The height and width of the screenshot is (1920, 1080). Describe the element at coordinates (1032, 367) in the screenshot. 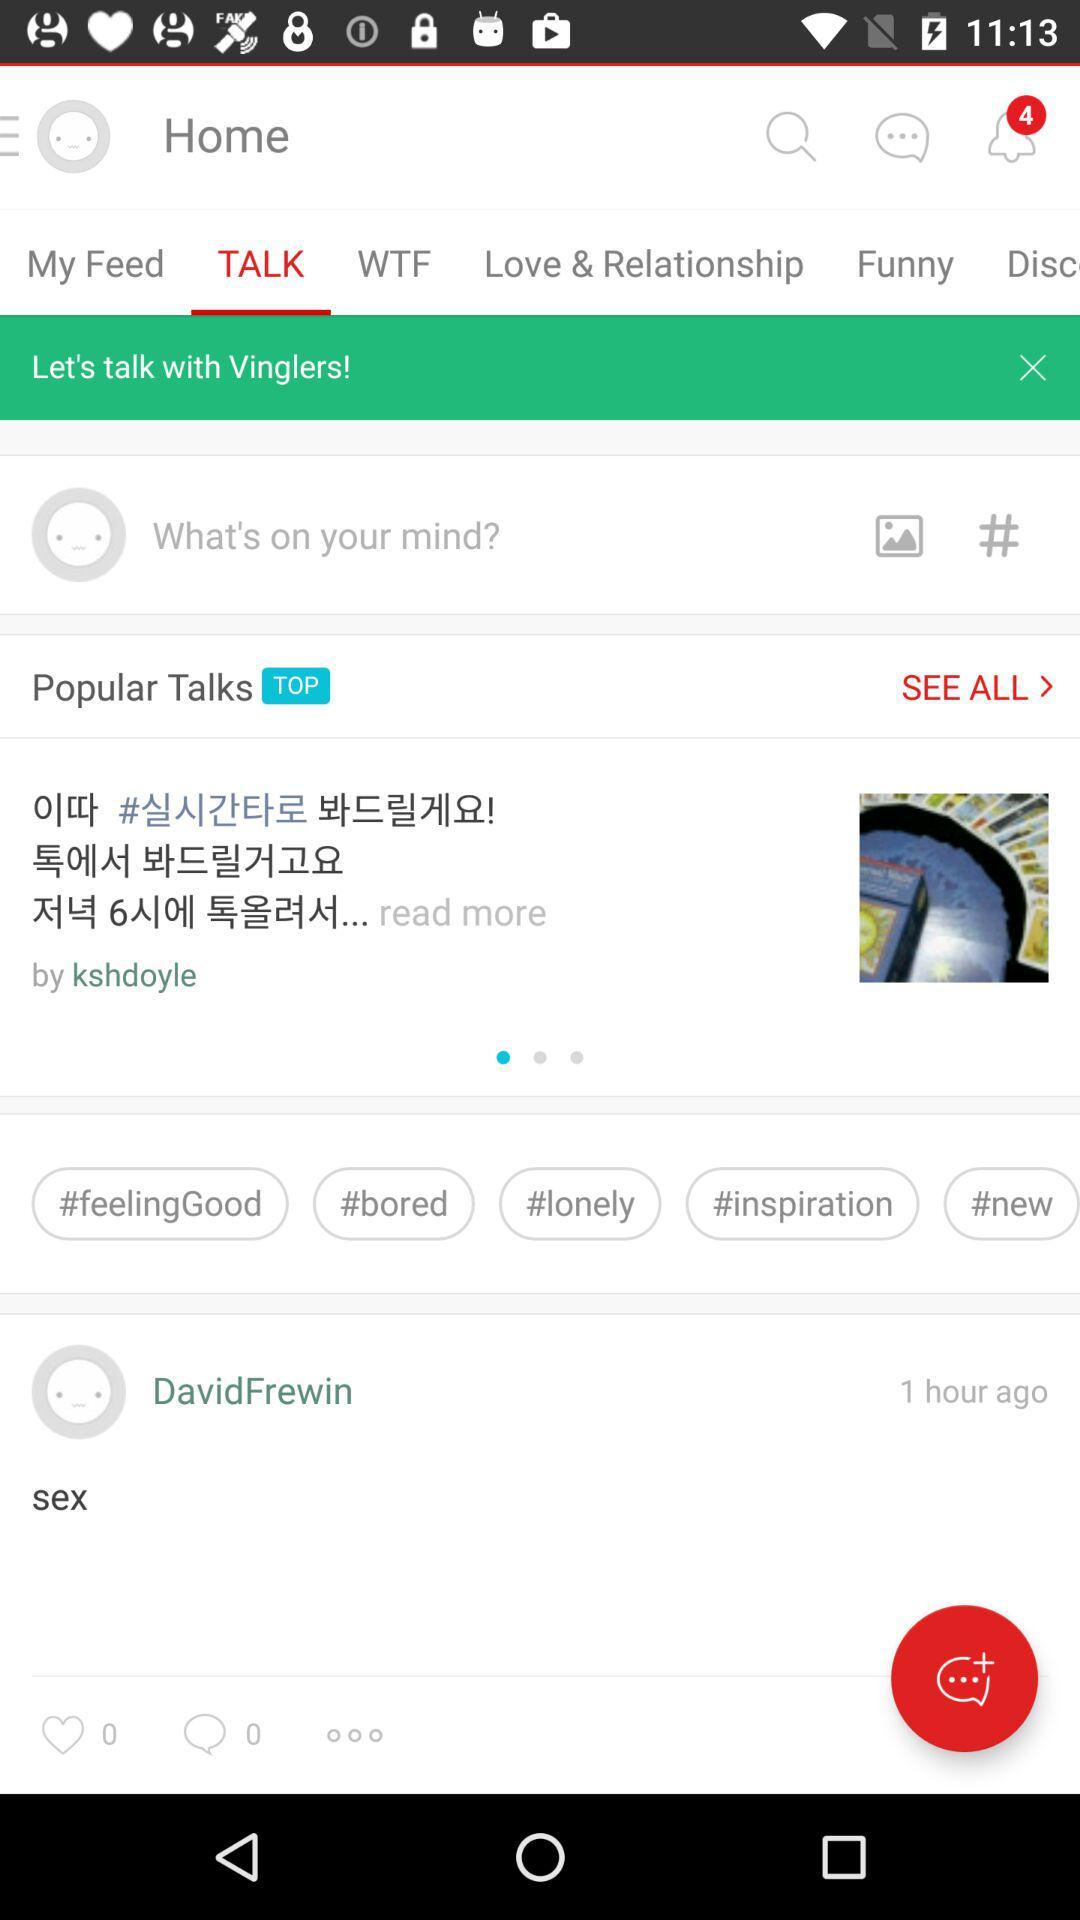

I see `the page` at that location.